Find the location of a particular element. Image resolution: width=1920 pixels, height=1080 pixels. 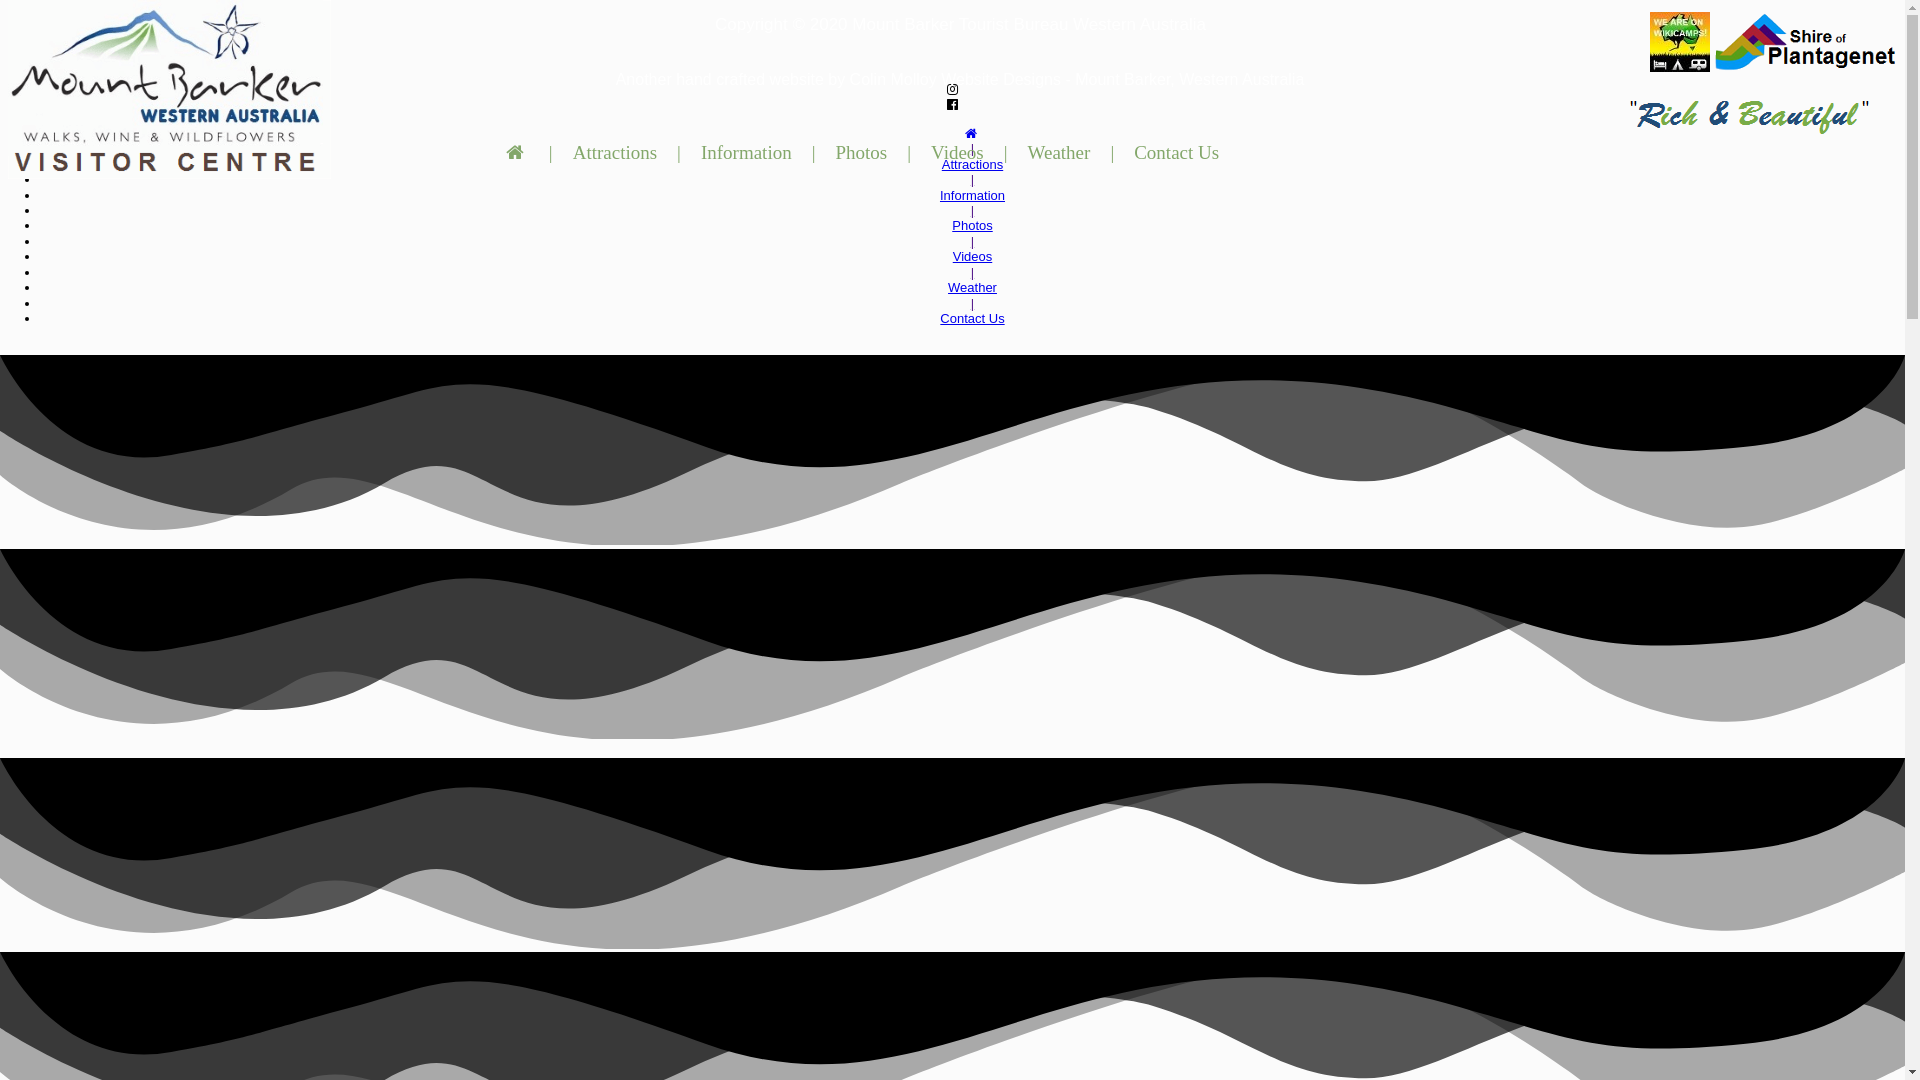

'Videos' is located at coordinates (956, 152).